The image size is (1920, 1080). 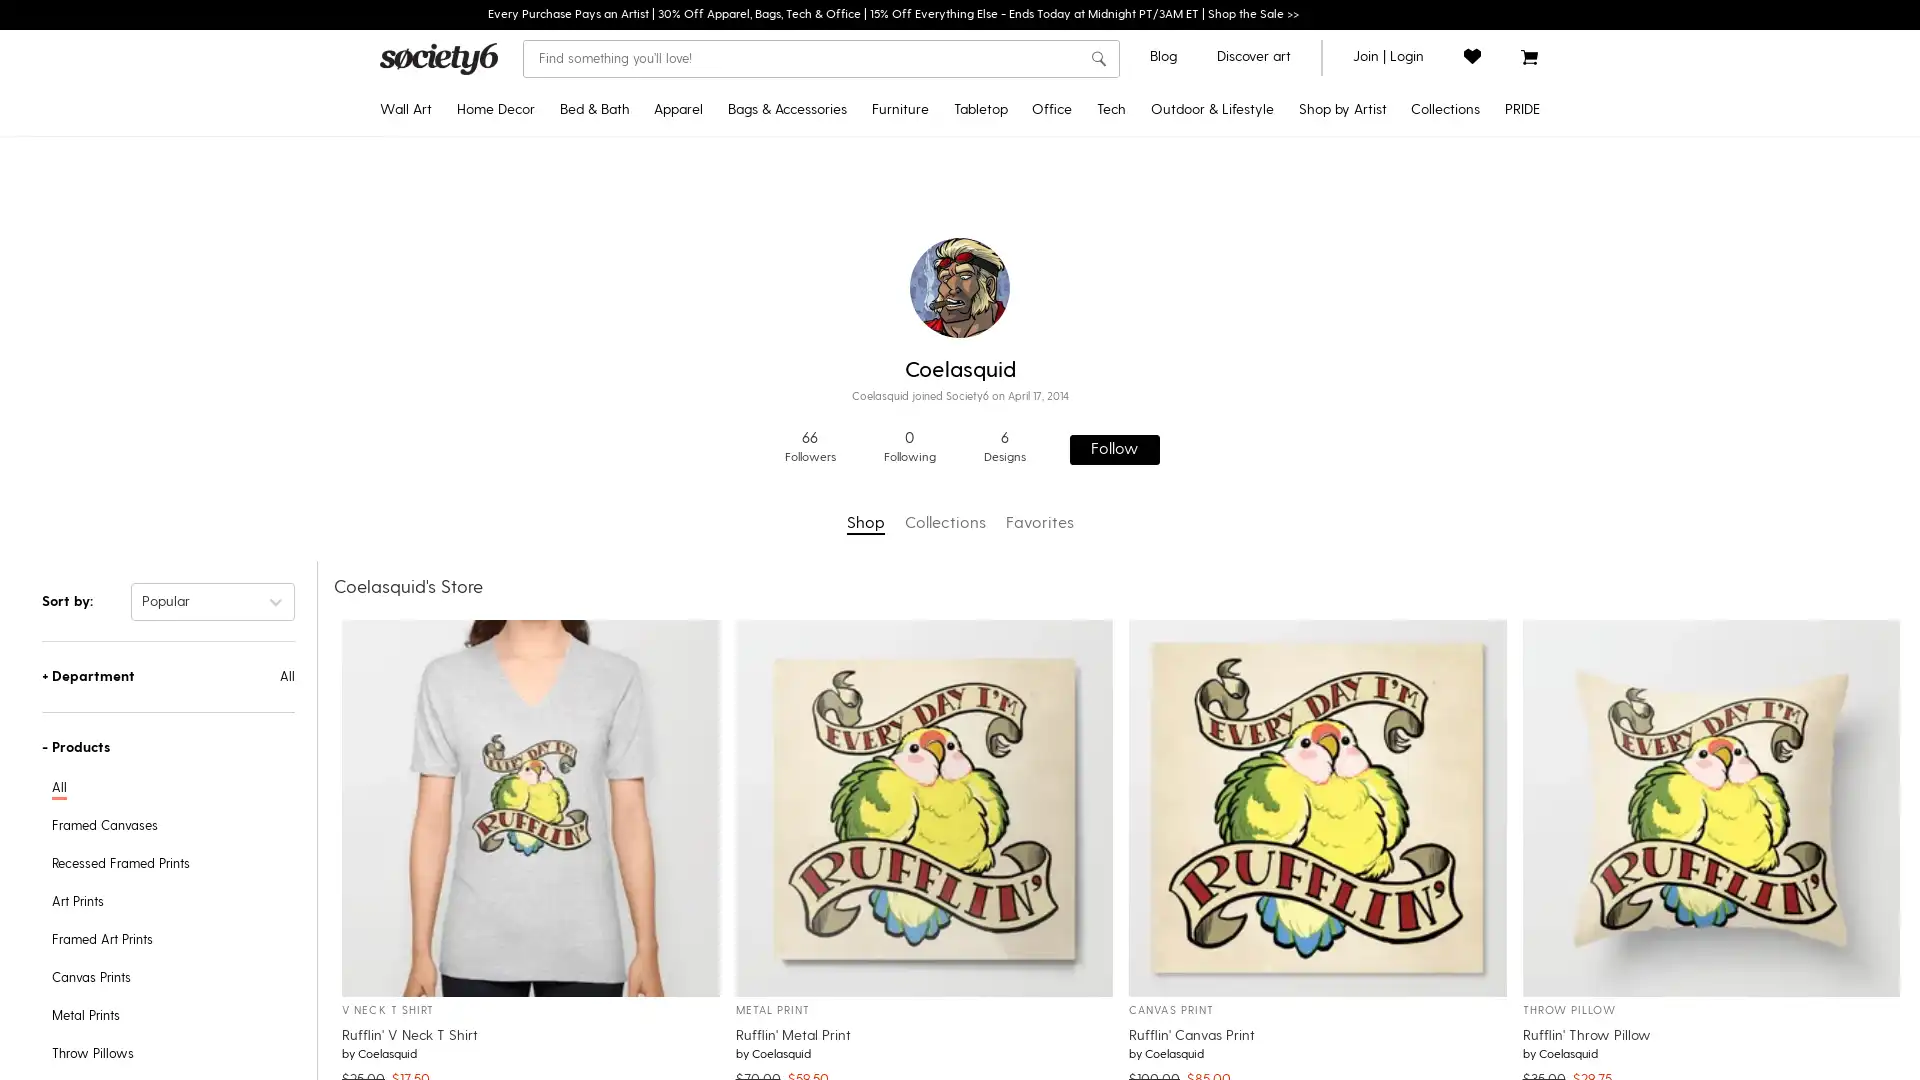 I want to click on Desk MatsNEW, so click(x=1101, y=160).